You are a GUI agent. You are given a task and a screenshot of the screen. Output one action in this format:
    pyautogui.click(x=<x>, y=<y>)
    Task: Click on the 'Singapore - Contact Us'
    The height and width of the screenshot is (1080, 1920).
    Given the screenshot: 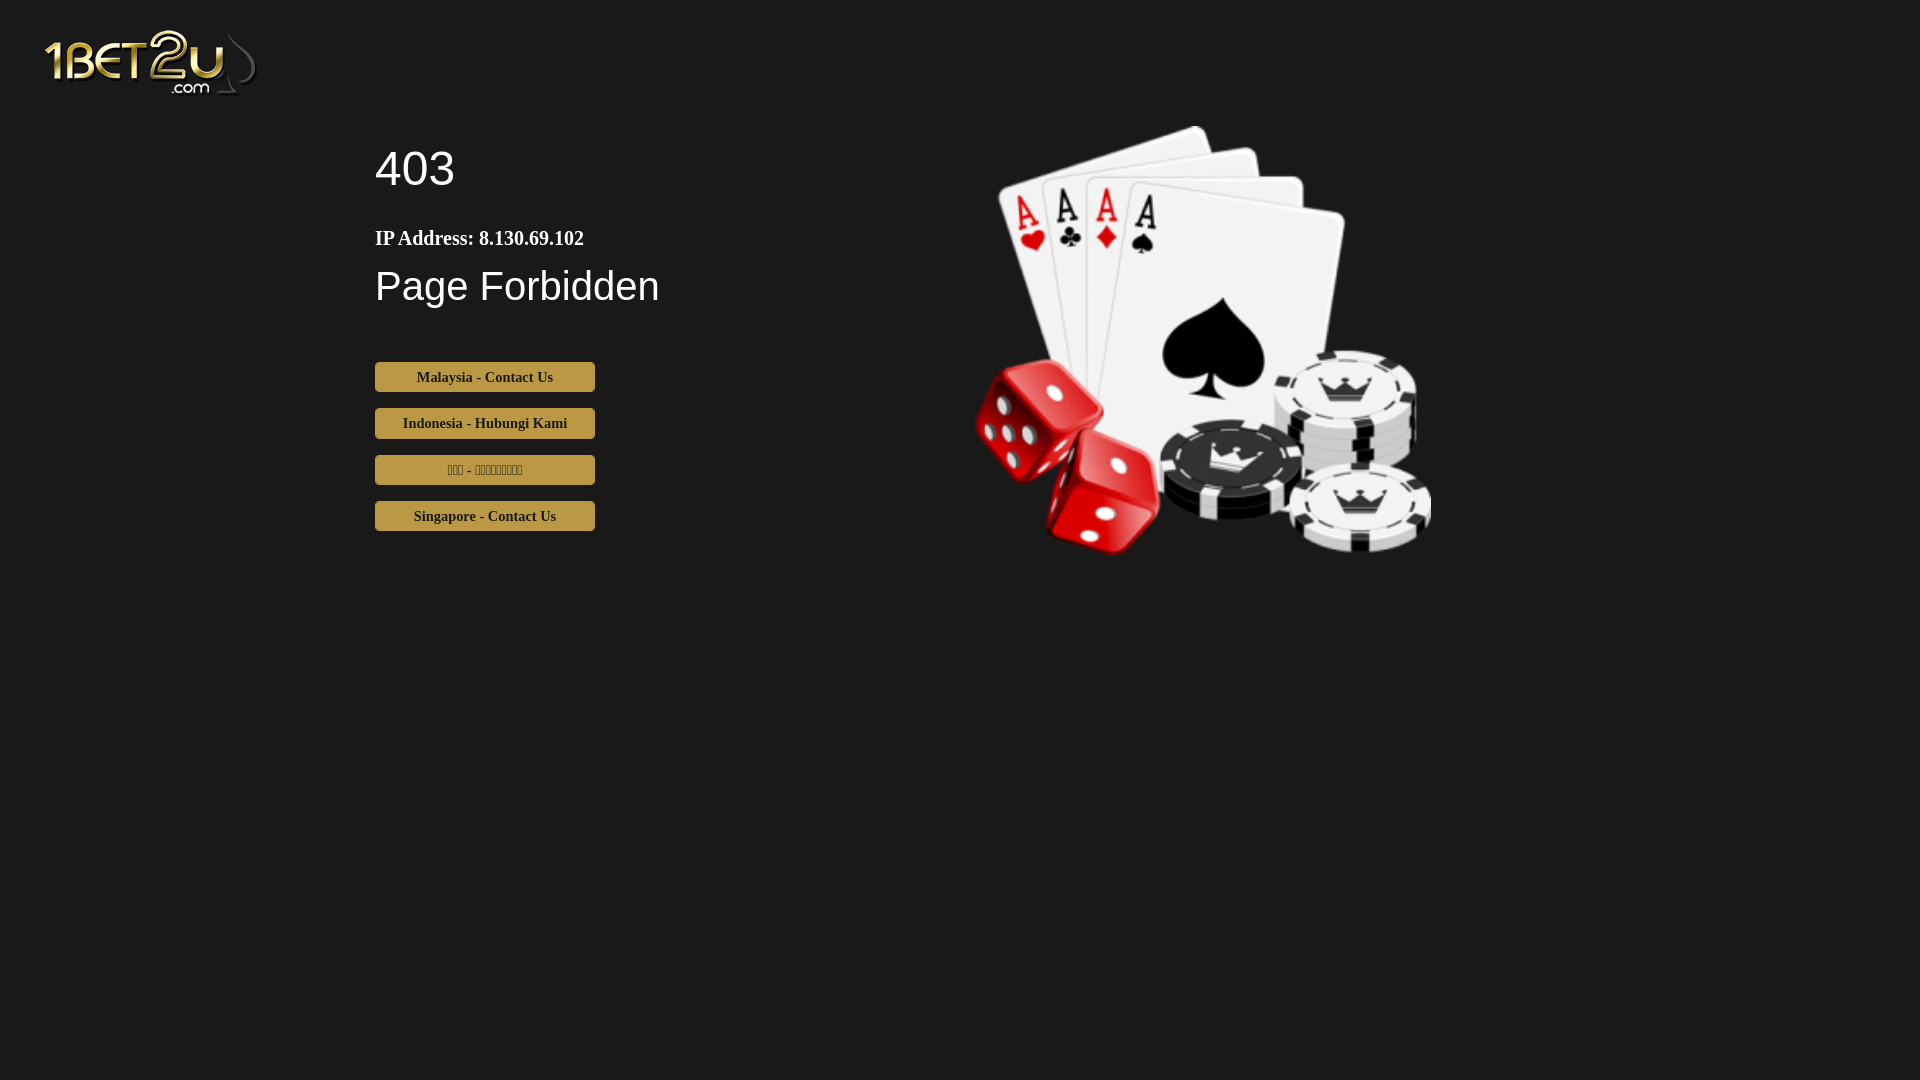 What is the action you would take?
    pyautogui.click(x=484, y=515)
    